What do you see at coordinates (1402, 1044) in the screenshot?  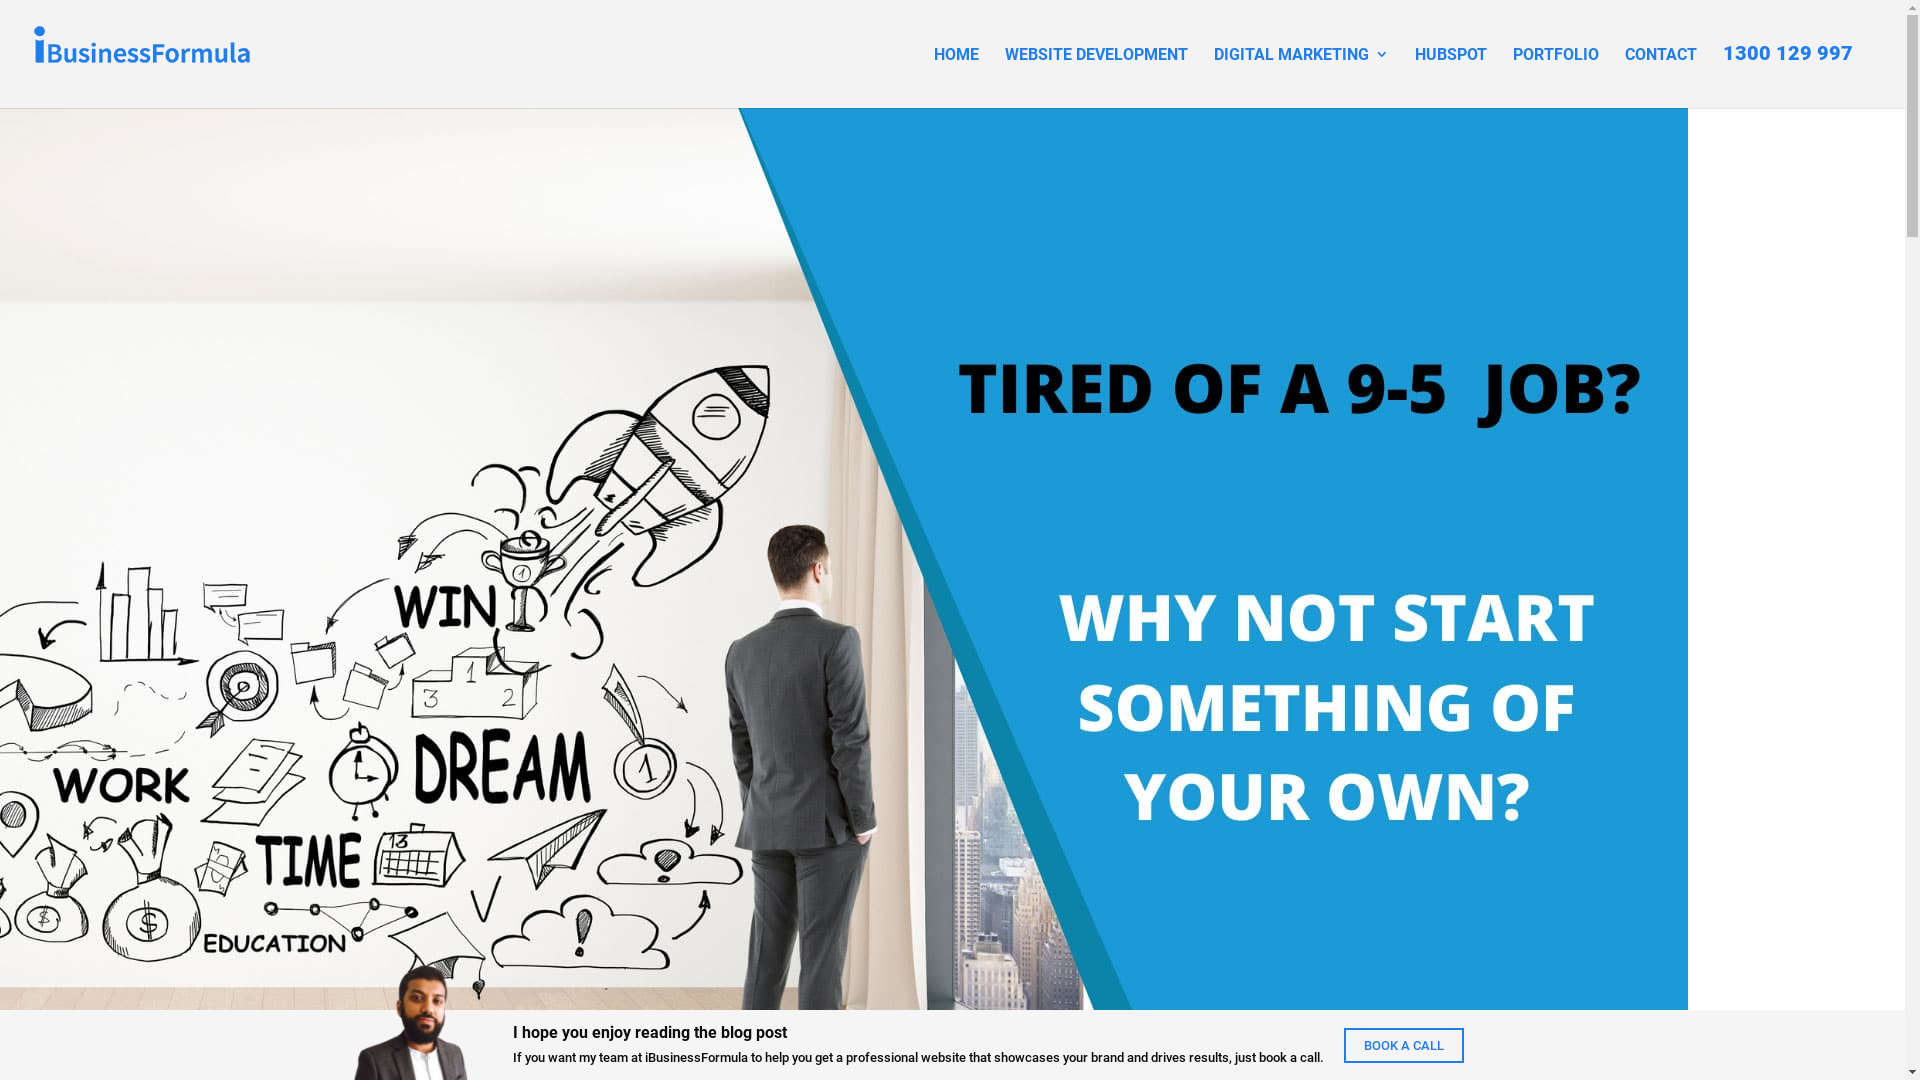 I see `'BOOK A CALL'` at bounding box center [1402, 1044].